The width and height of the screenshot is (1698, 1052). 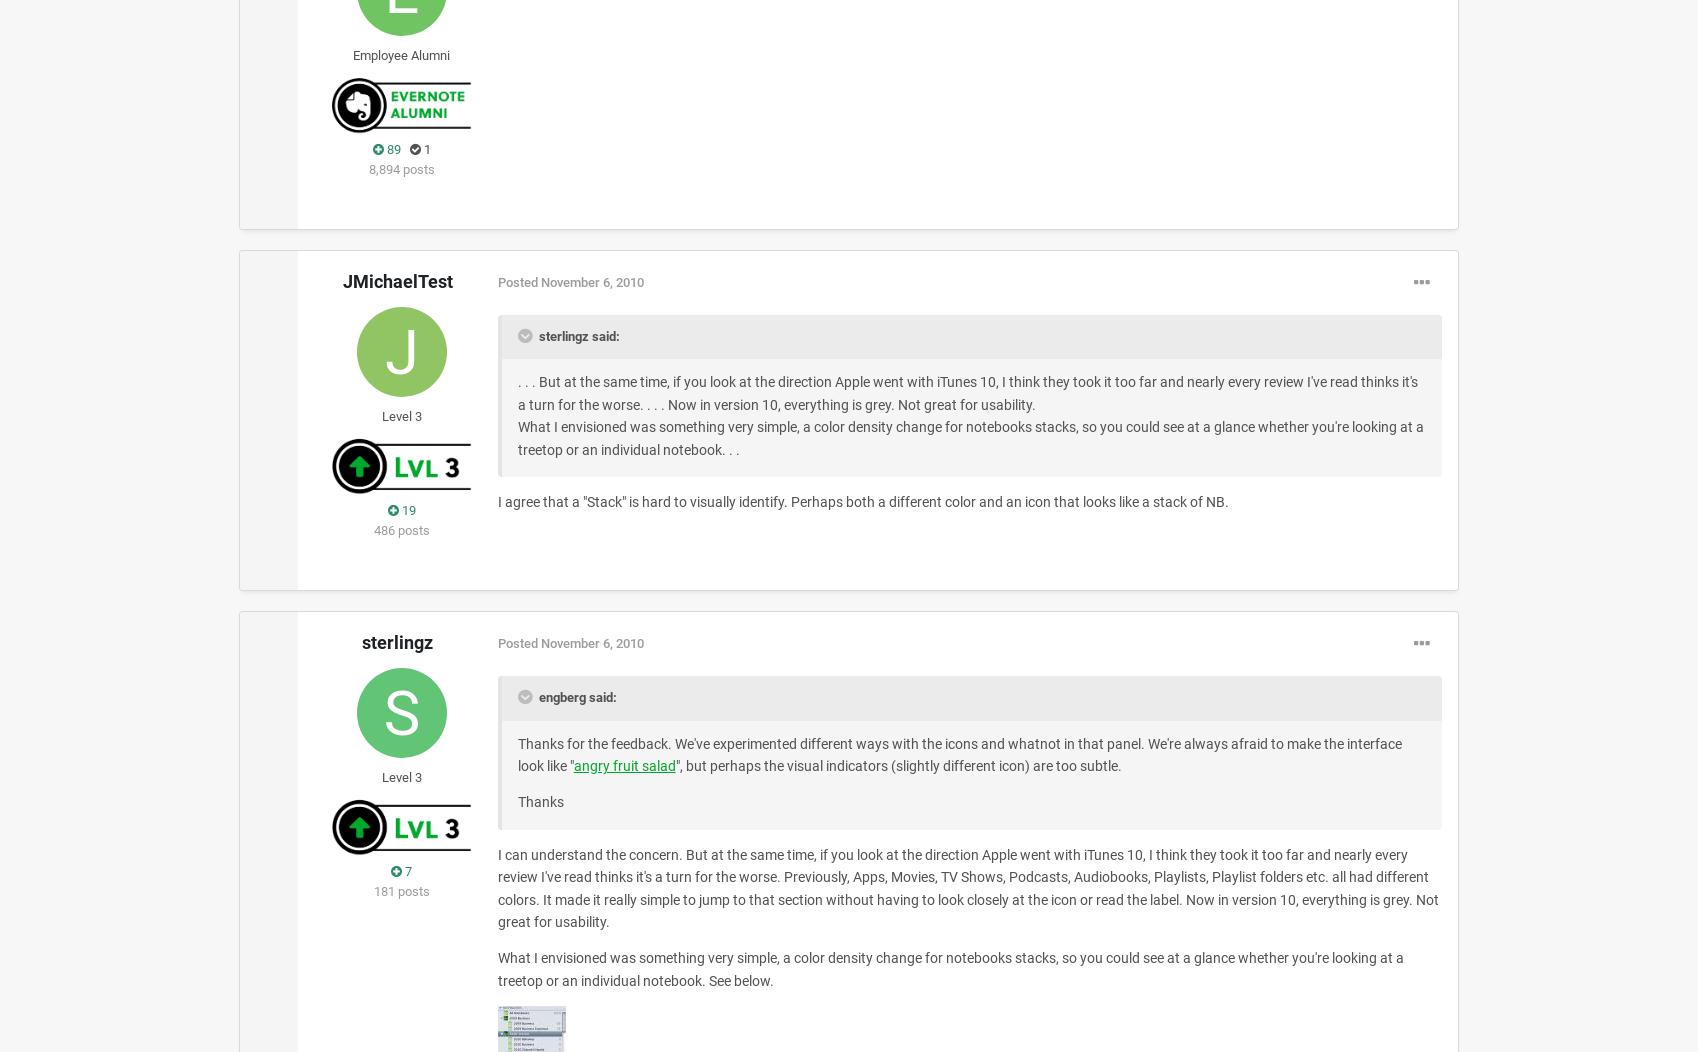 I want to click on '8,894 posts', so click(x=401, y=167).